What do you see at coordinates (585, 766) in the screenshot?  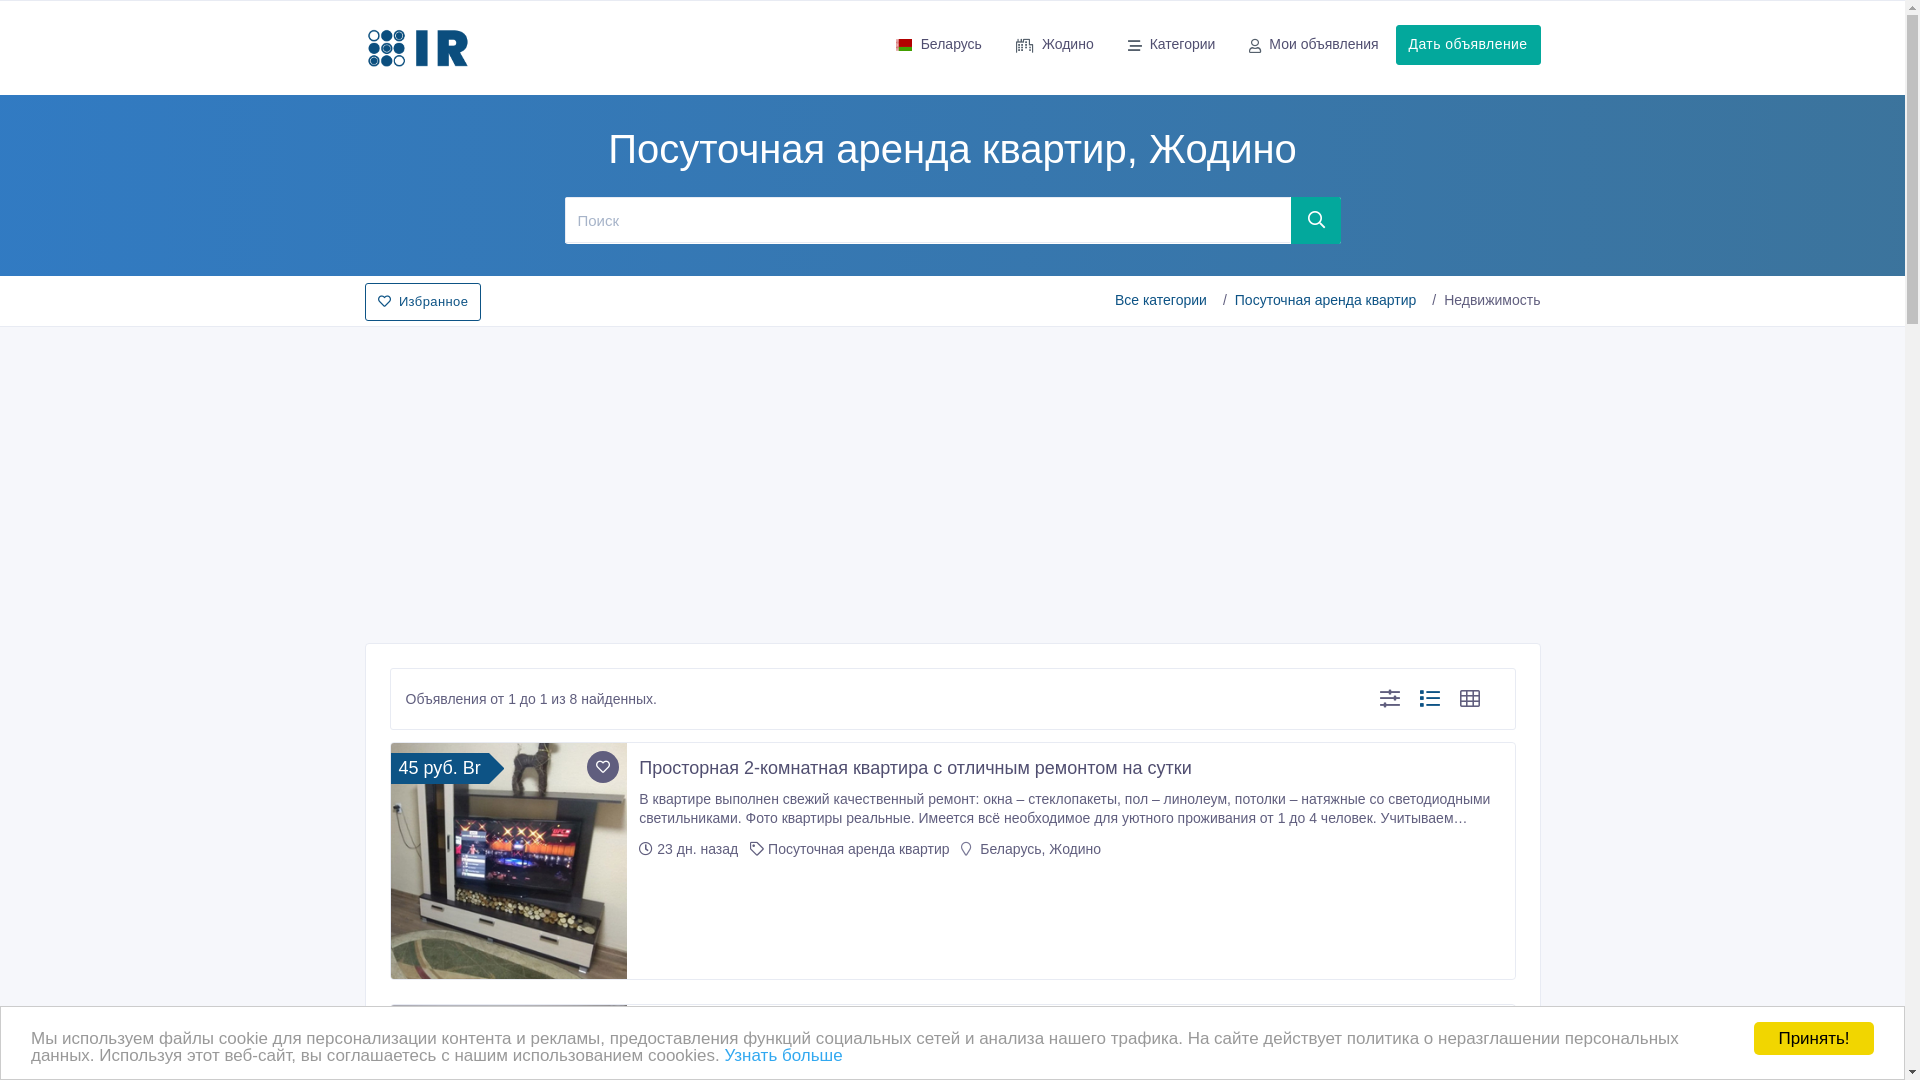 I see `'Add to favorite'` at bounding box center [585, 766].